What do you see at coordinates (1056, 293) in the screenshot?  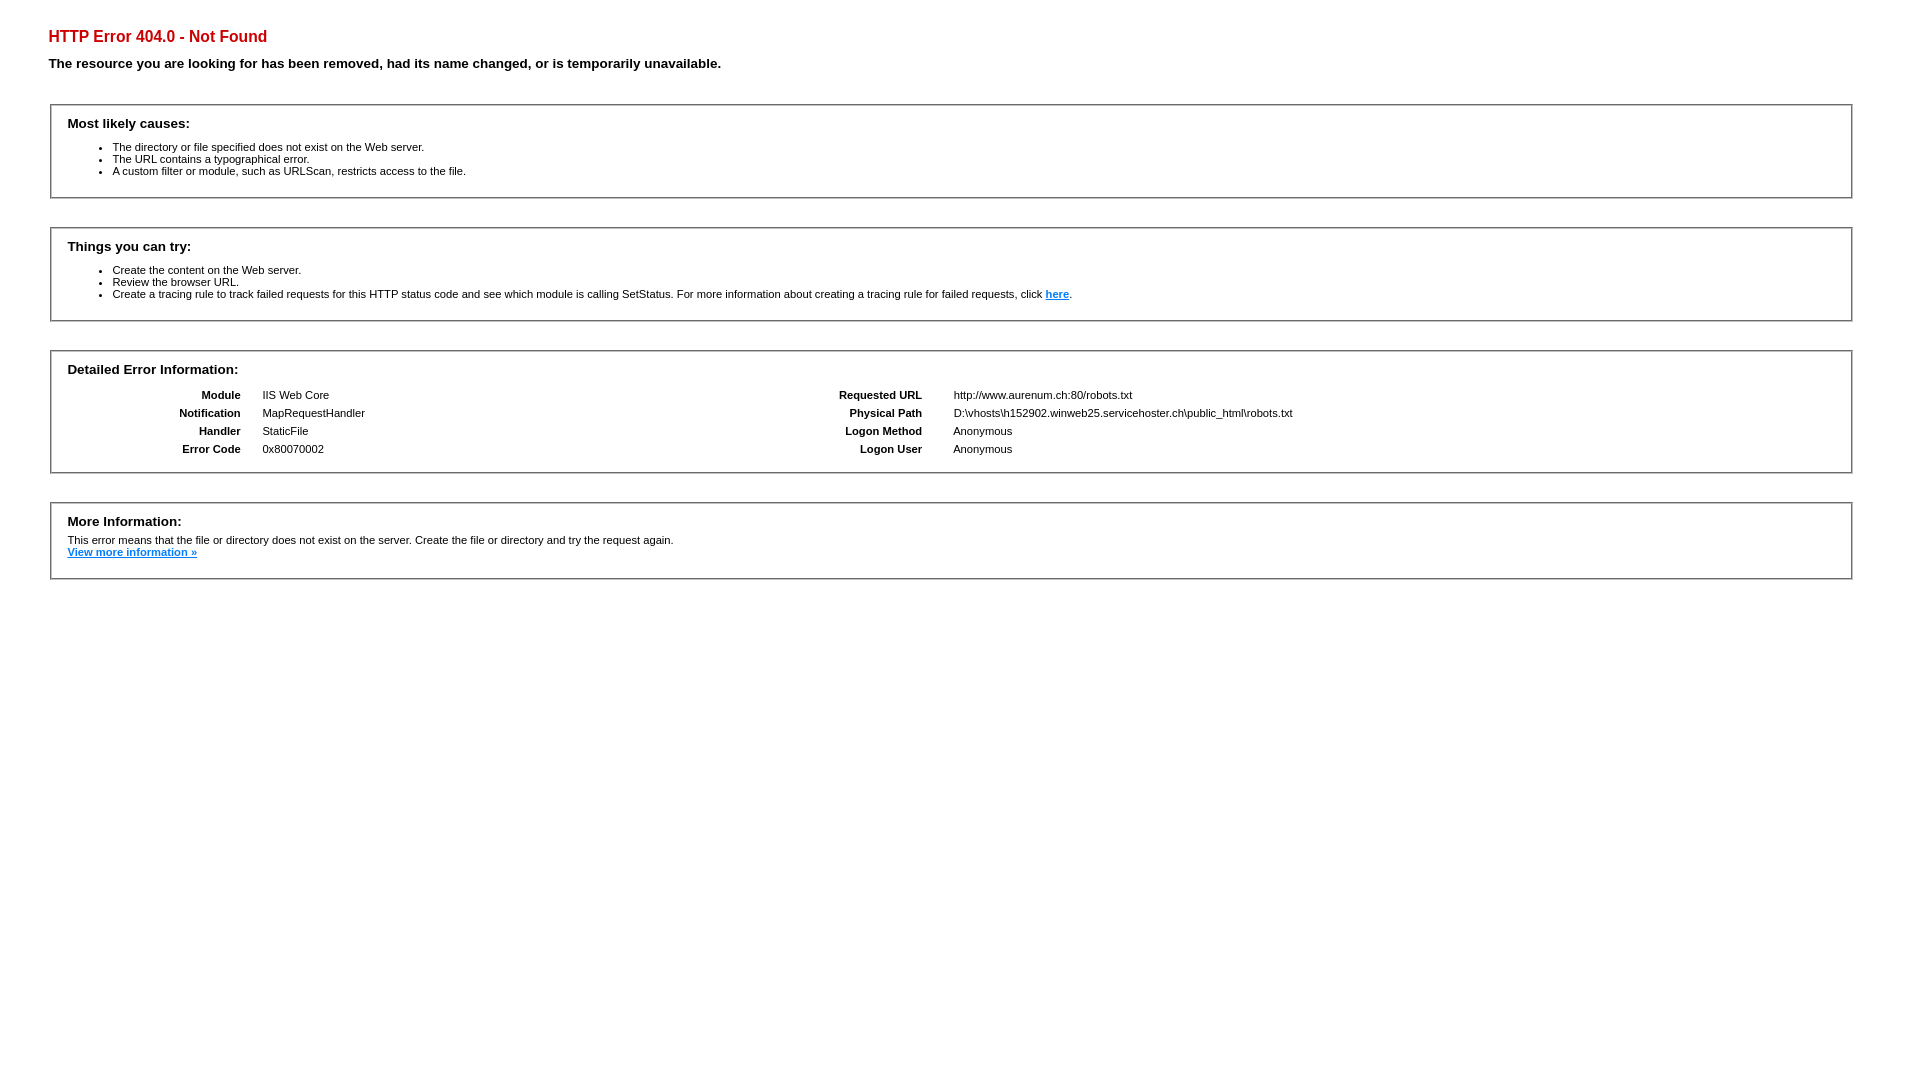 I see `'here'` at bounding box center [1056, 293].